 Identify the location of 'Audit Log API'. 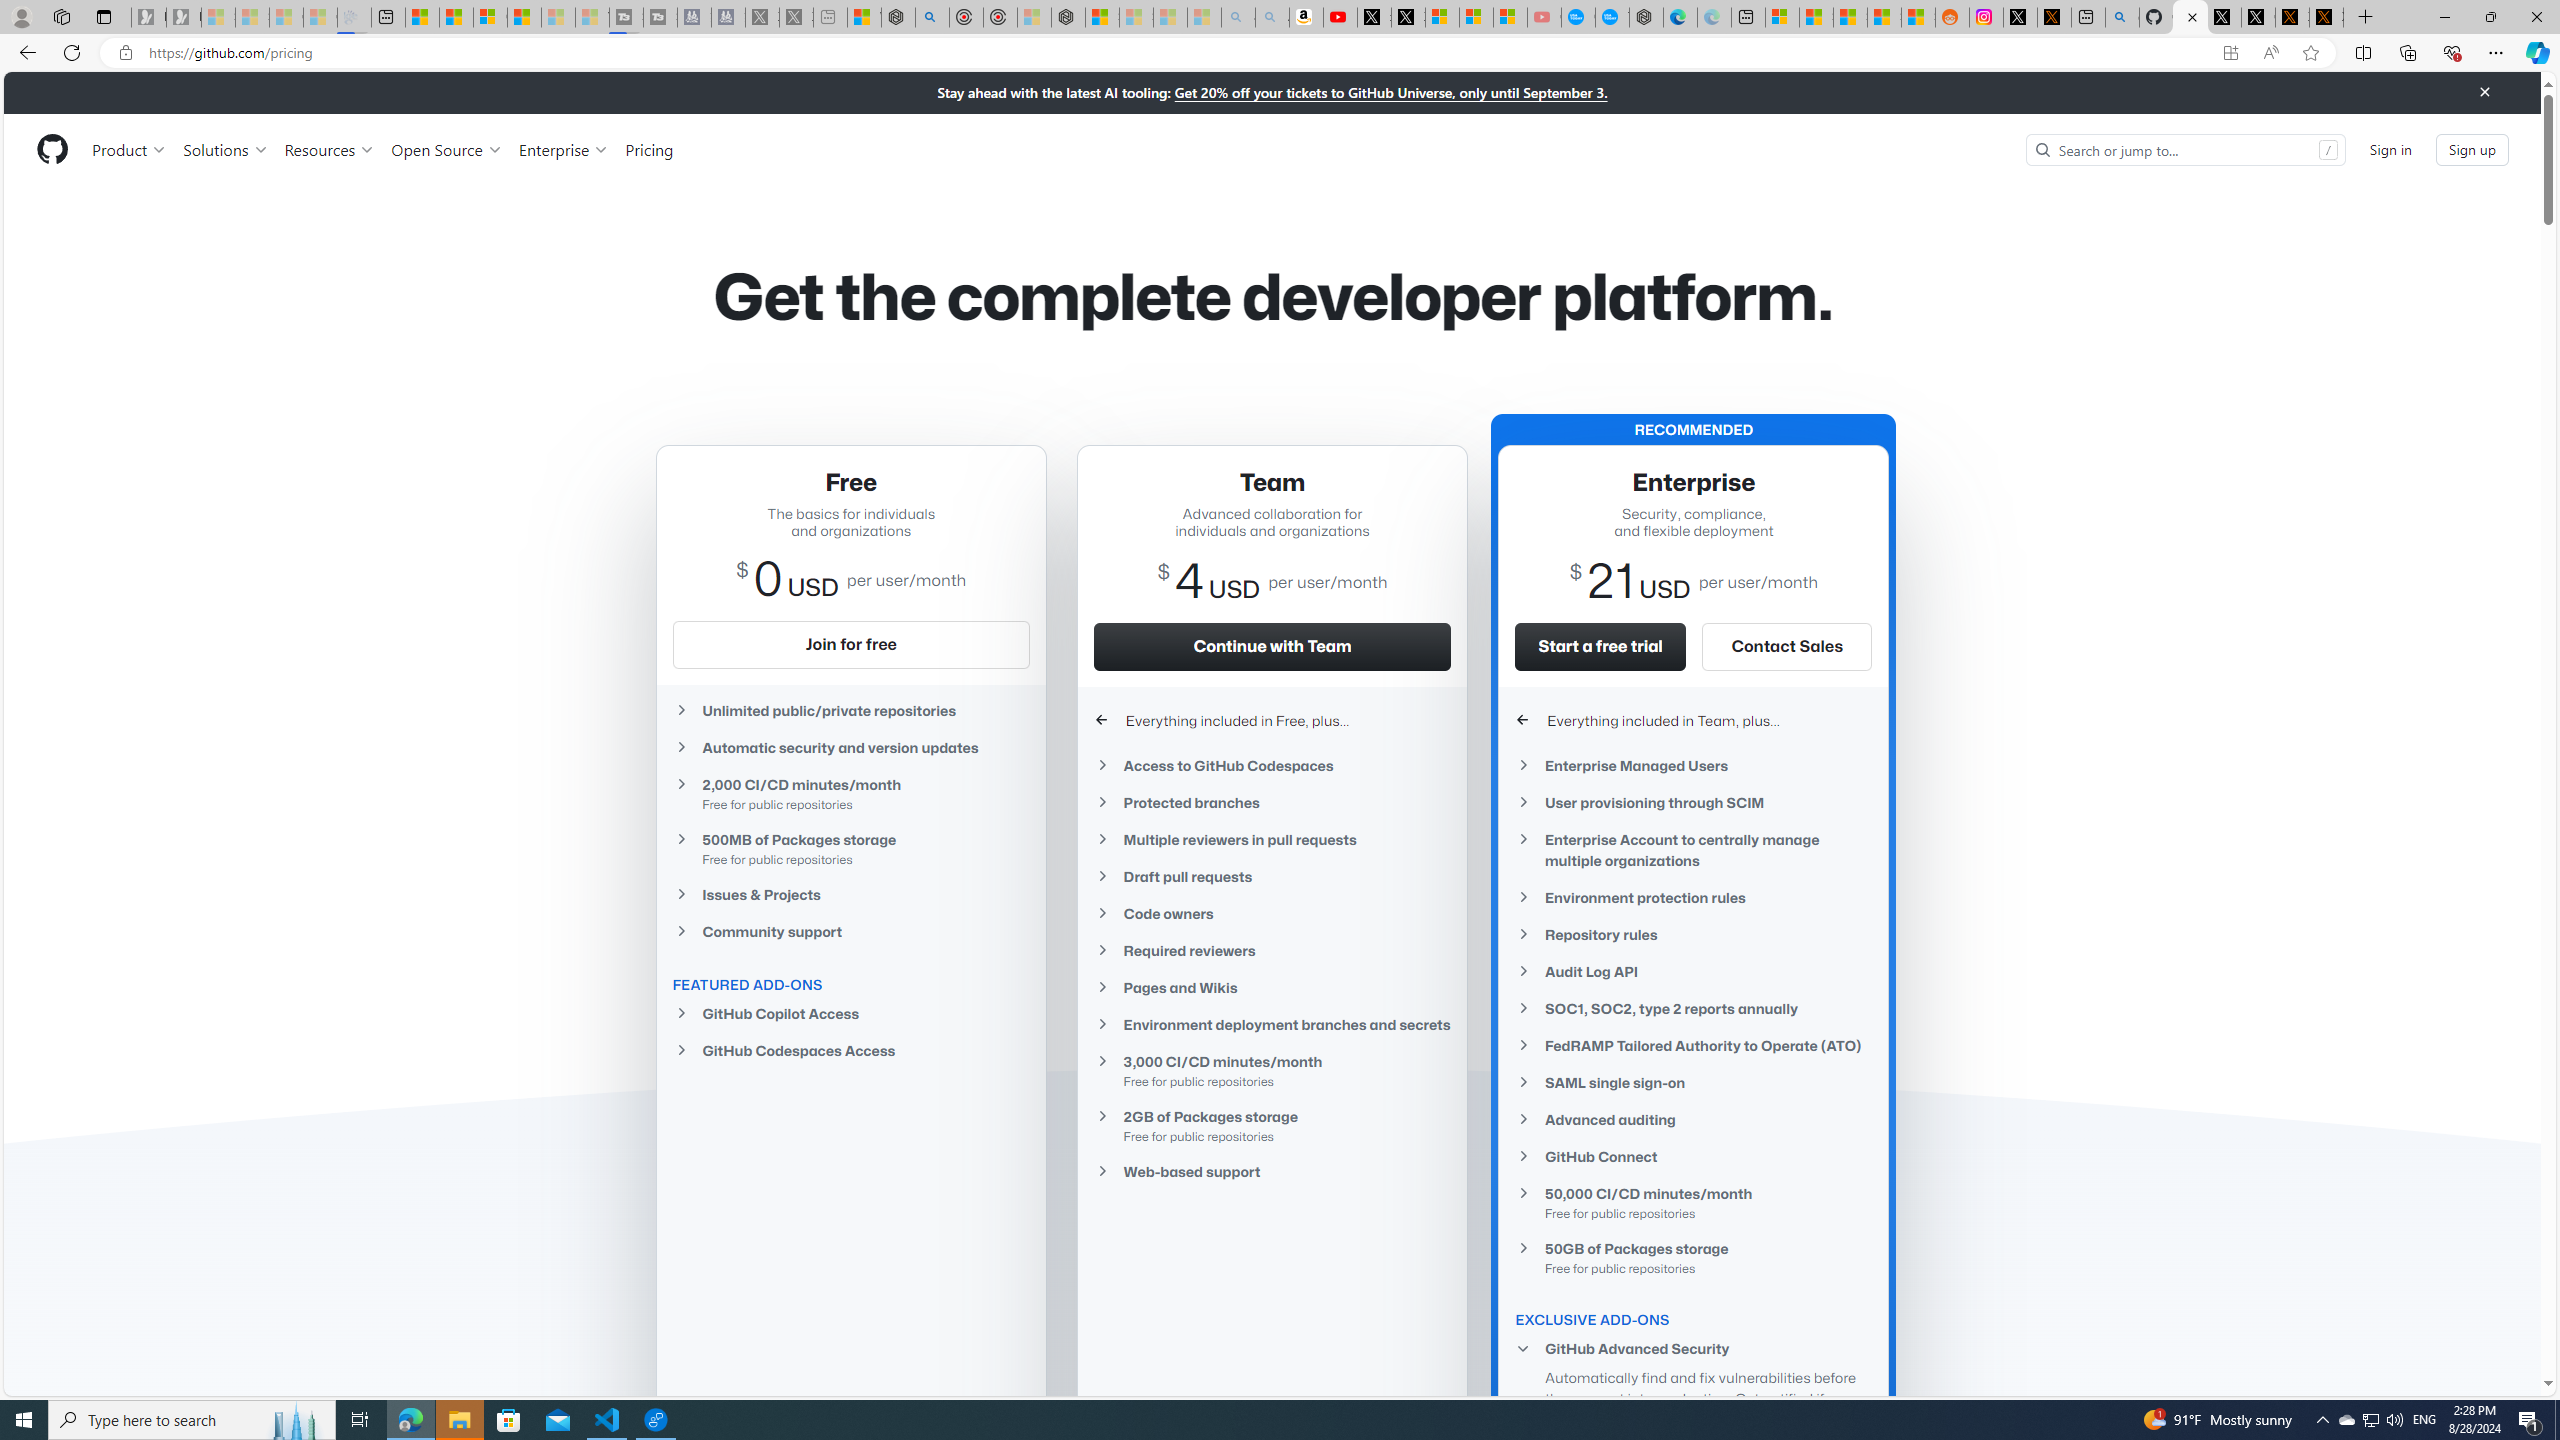
(1693, 970).